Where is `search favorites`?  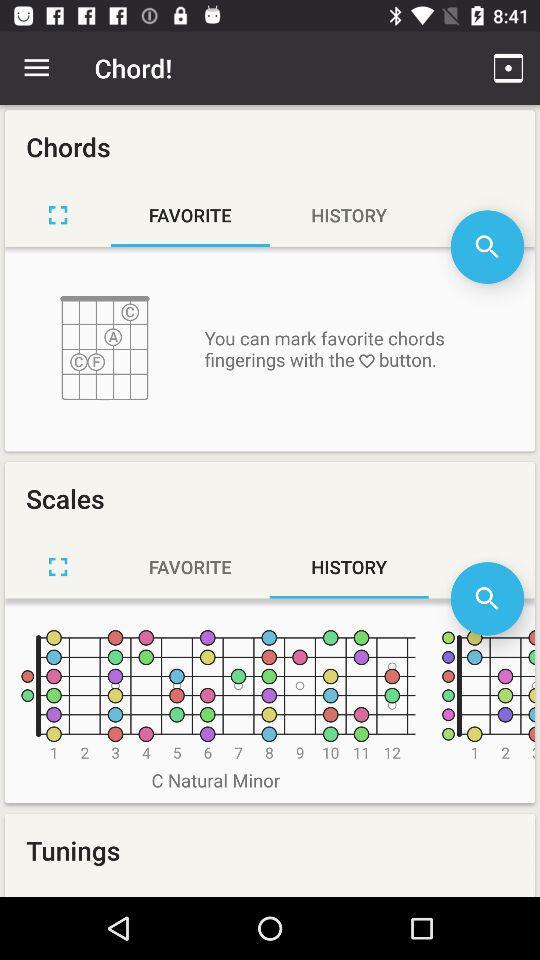 search favorites is located at coordinates (486, 246).